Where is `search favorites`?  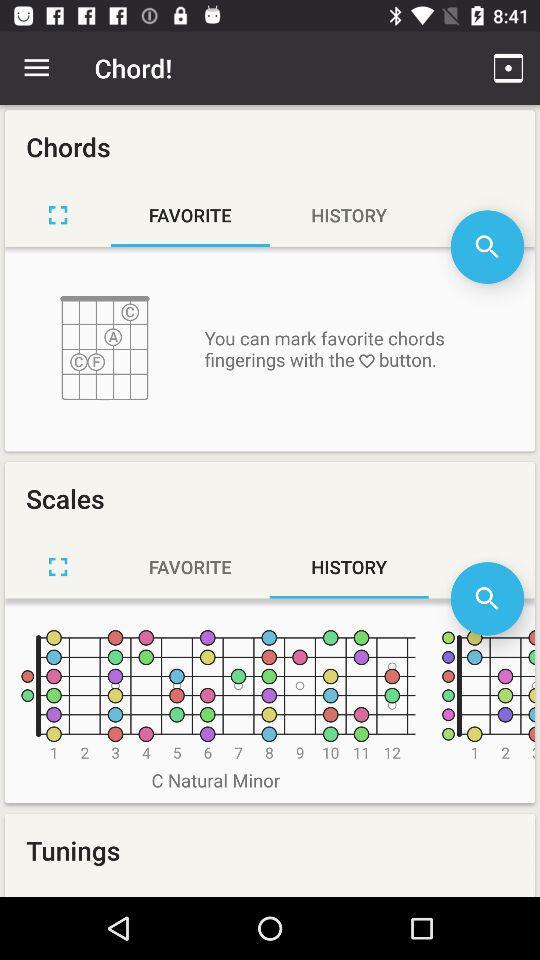 search favorites is located at coordinates (486, 246).